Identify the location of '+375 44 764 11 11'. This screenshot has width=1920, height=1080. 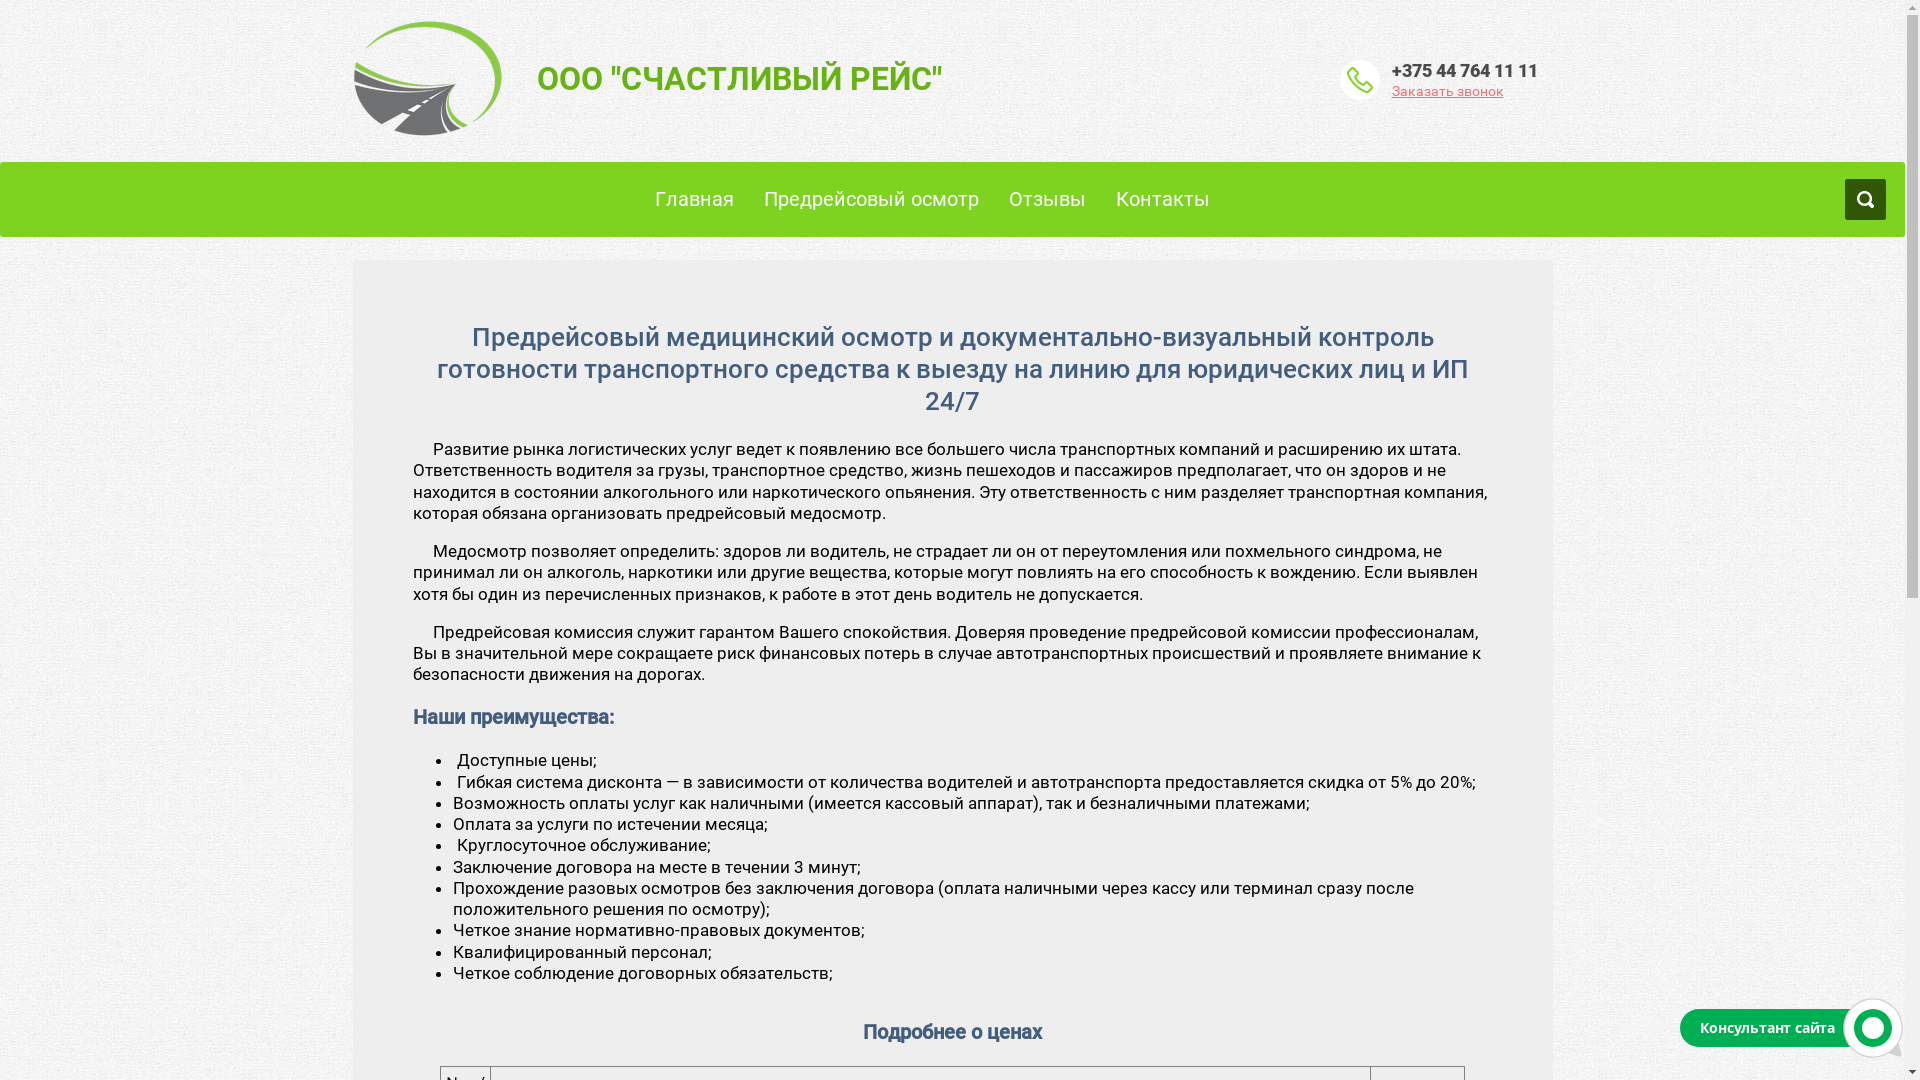
(1464, 69).